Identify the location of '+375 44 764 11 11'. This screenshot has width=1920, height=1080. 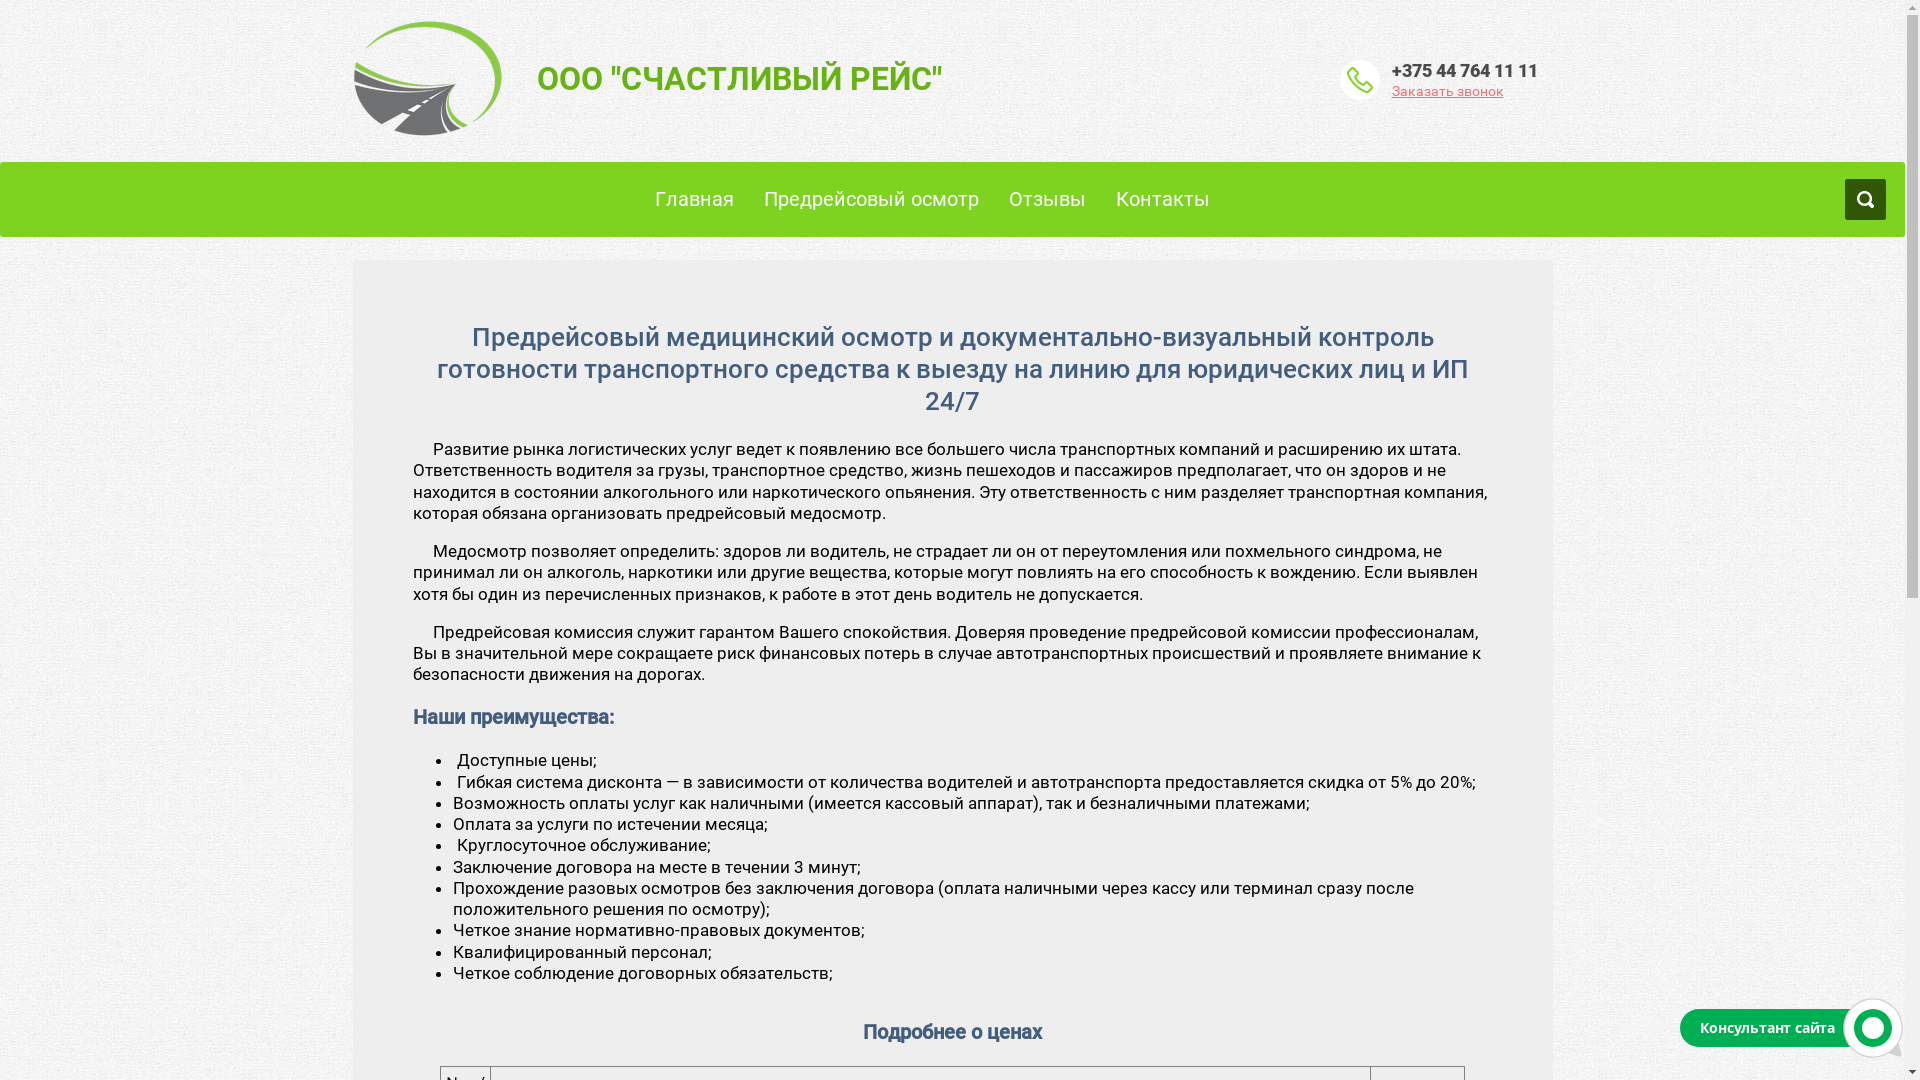
(1464, 69).